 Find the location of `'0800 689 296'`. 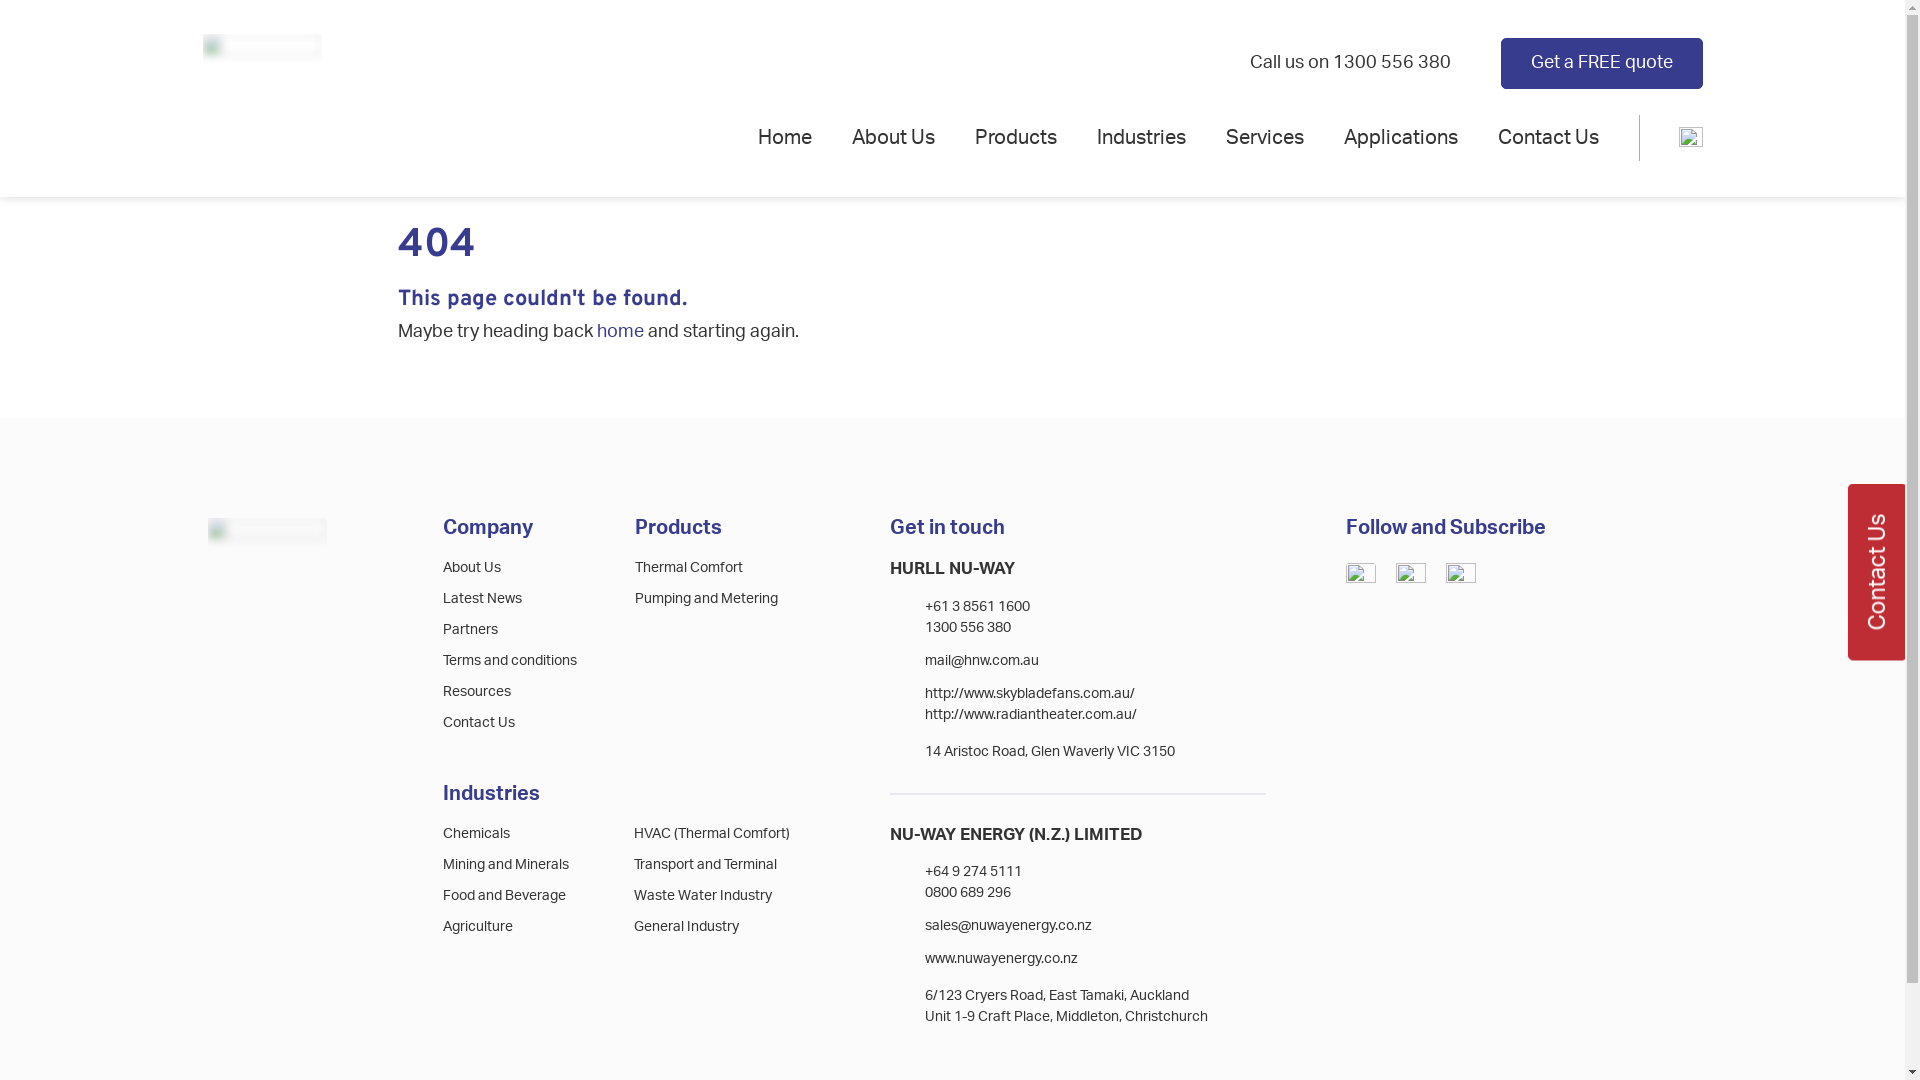

'0800 689 296' is located at coordinates (968, 892).